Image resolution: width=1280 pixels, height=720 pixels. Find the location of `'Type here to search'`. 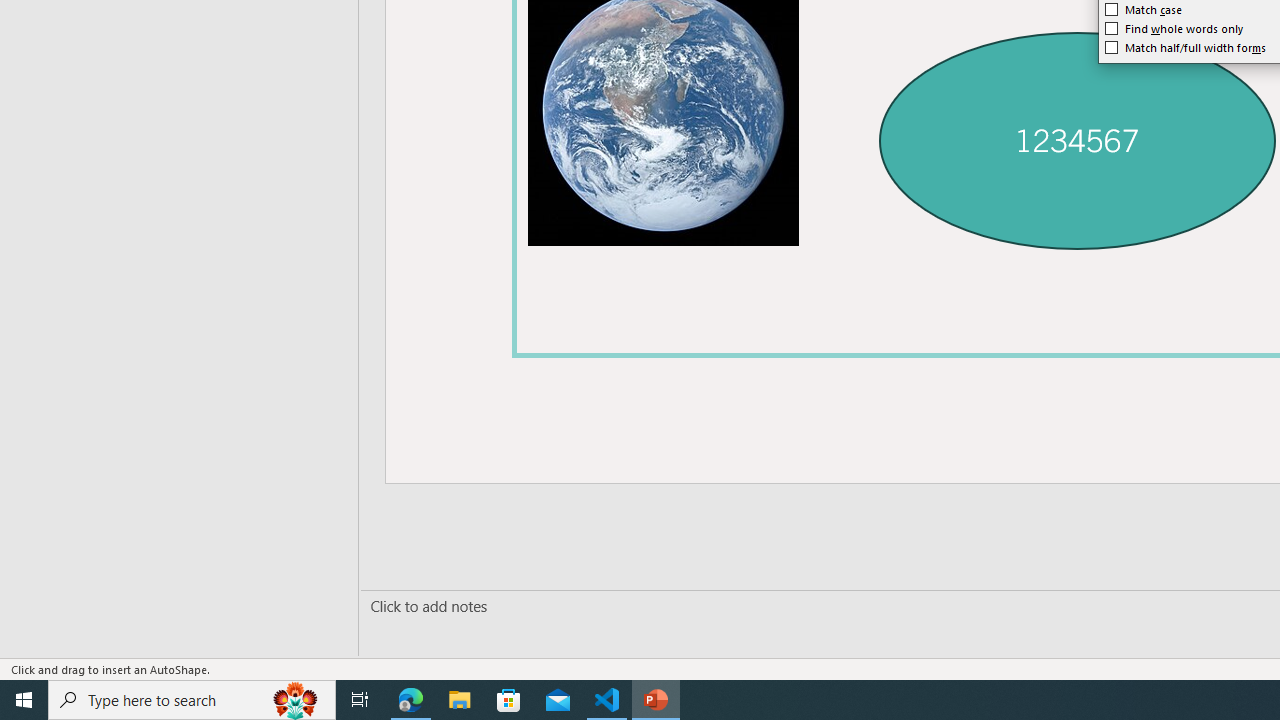

'Type here to search' is located at coordinates (192, 698).